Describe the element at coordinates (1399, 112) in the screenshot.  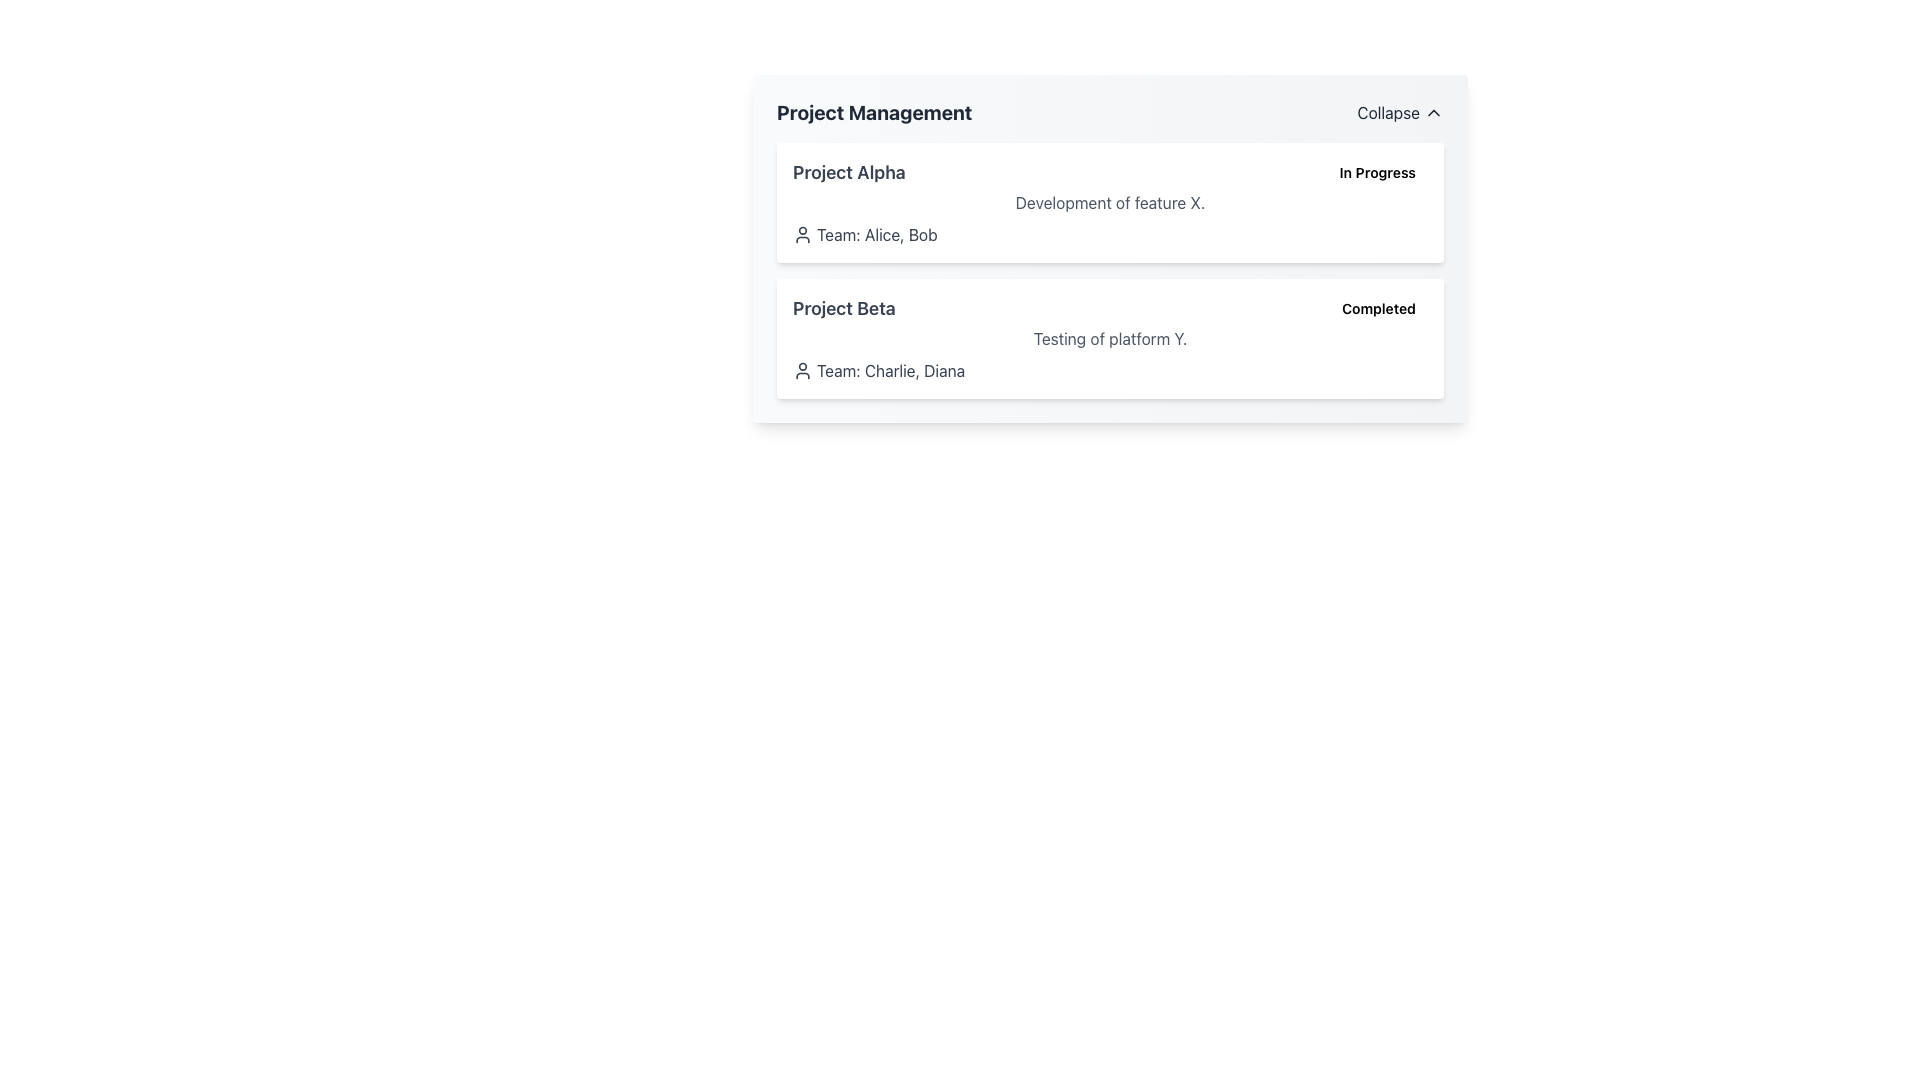
I see `the button located in the top-right corner of the 'Project Management' section` at that location.